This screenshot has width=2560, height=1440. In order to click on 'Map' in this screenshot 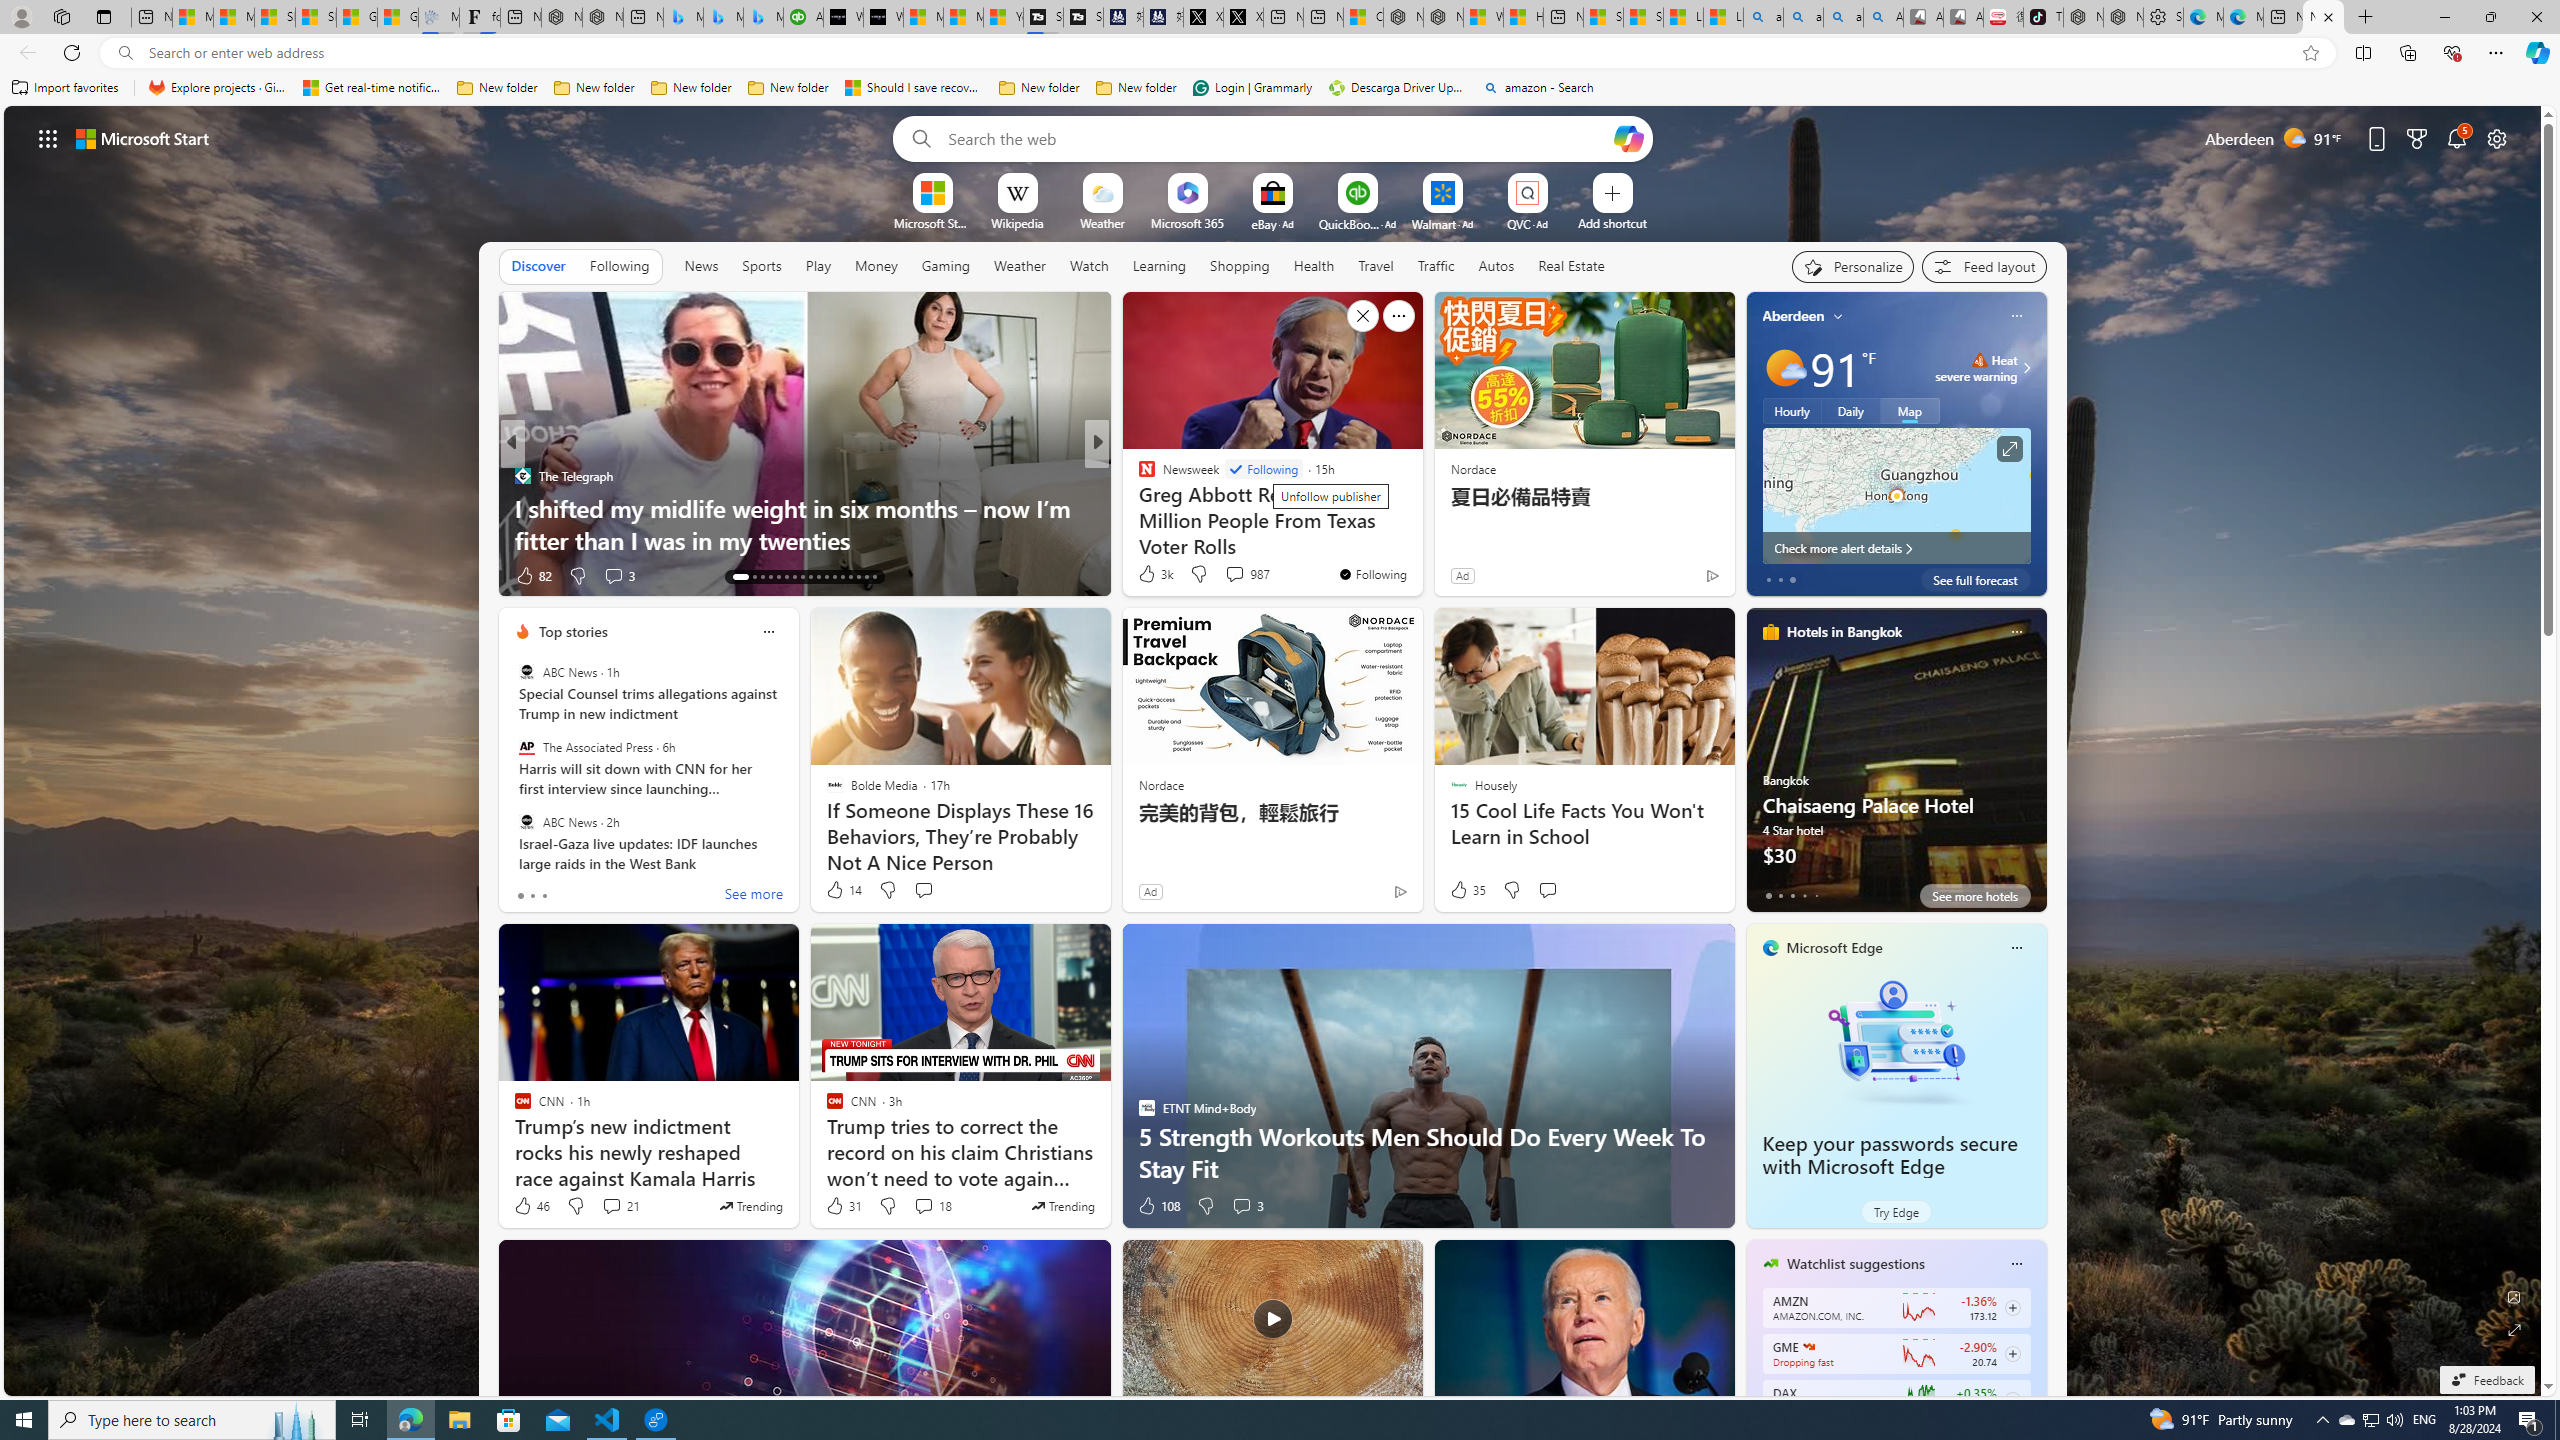, I will do `click(1908, 409)`.